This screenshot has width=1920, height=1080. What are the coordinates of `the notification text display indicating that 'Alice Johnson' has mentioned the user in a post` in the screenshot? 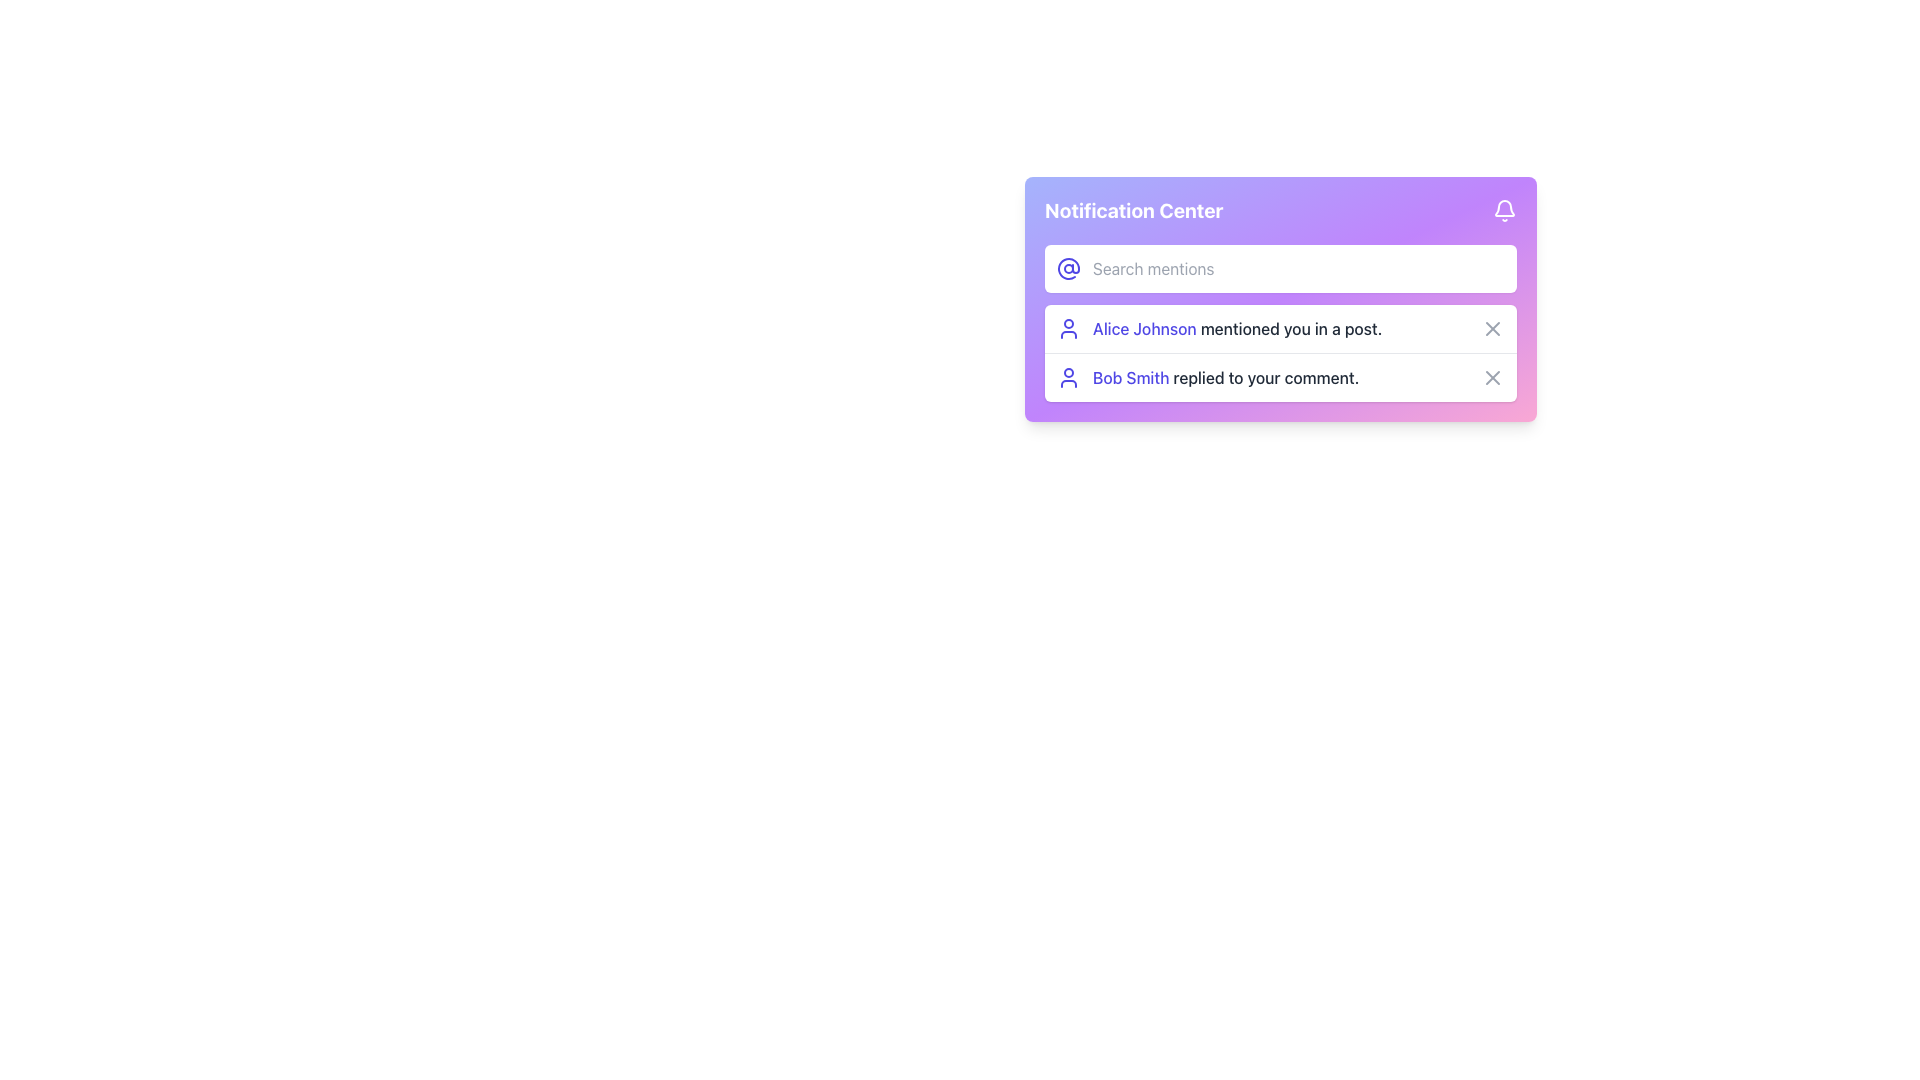 It's located at (1236, 327).